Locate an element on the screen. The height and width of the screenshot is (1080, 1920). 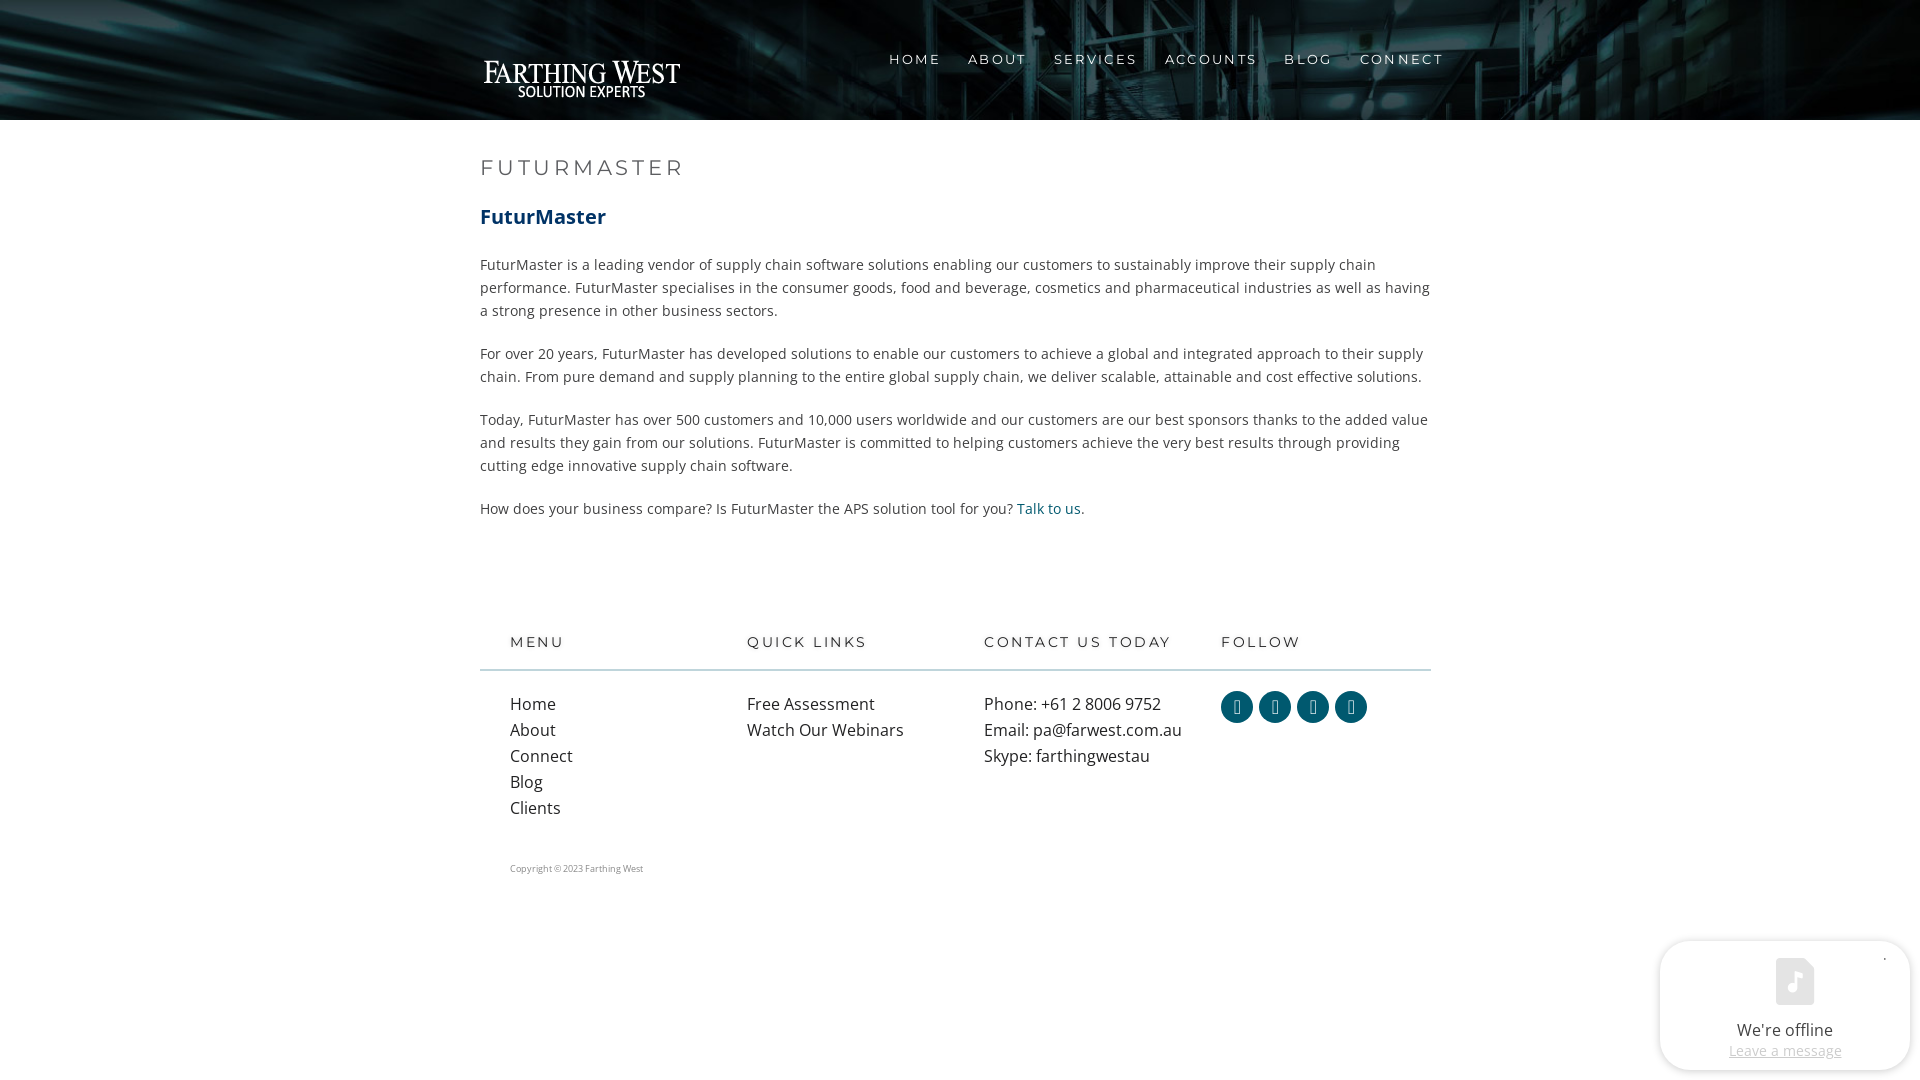
'Clients' is located at coordinates (535, 806).